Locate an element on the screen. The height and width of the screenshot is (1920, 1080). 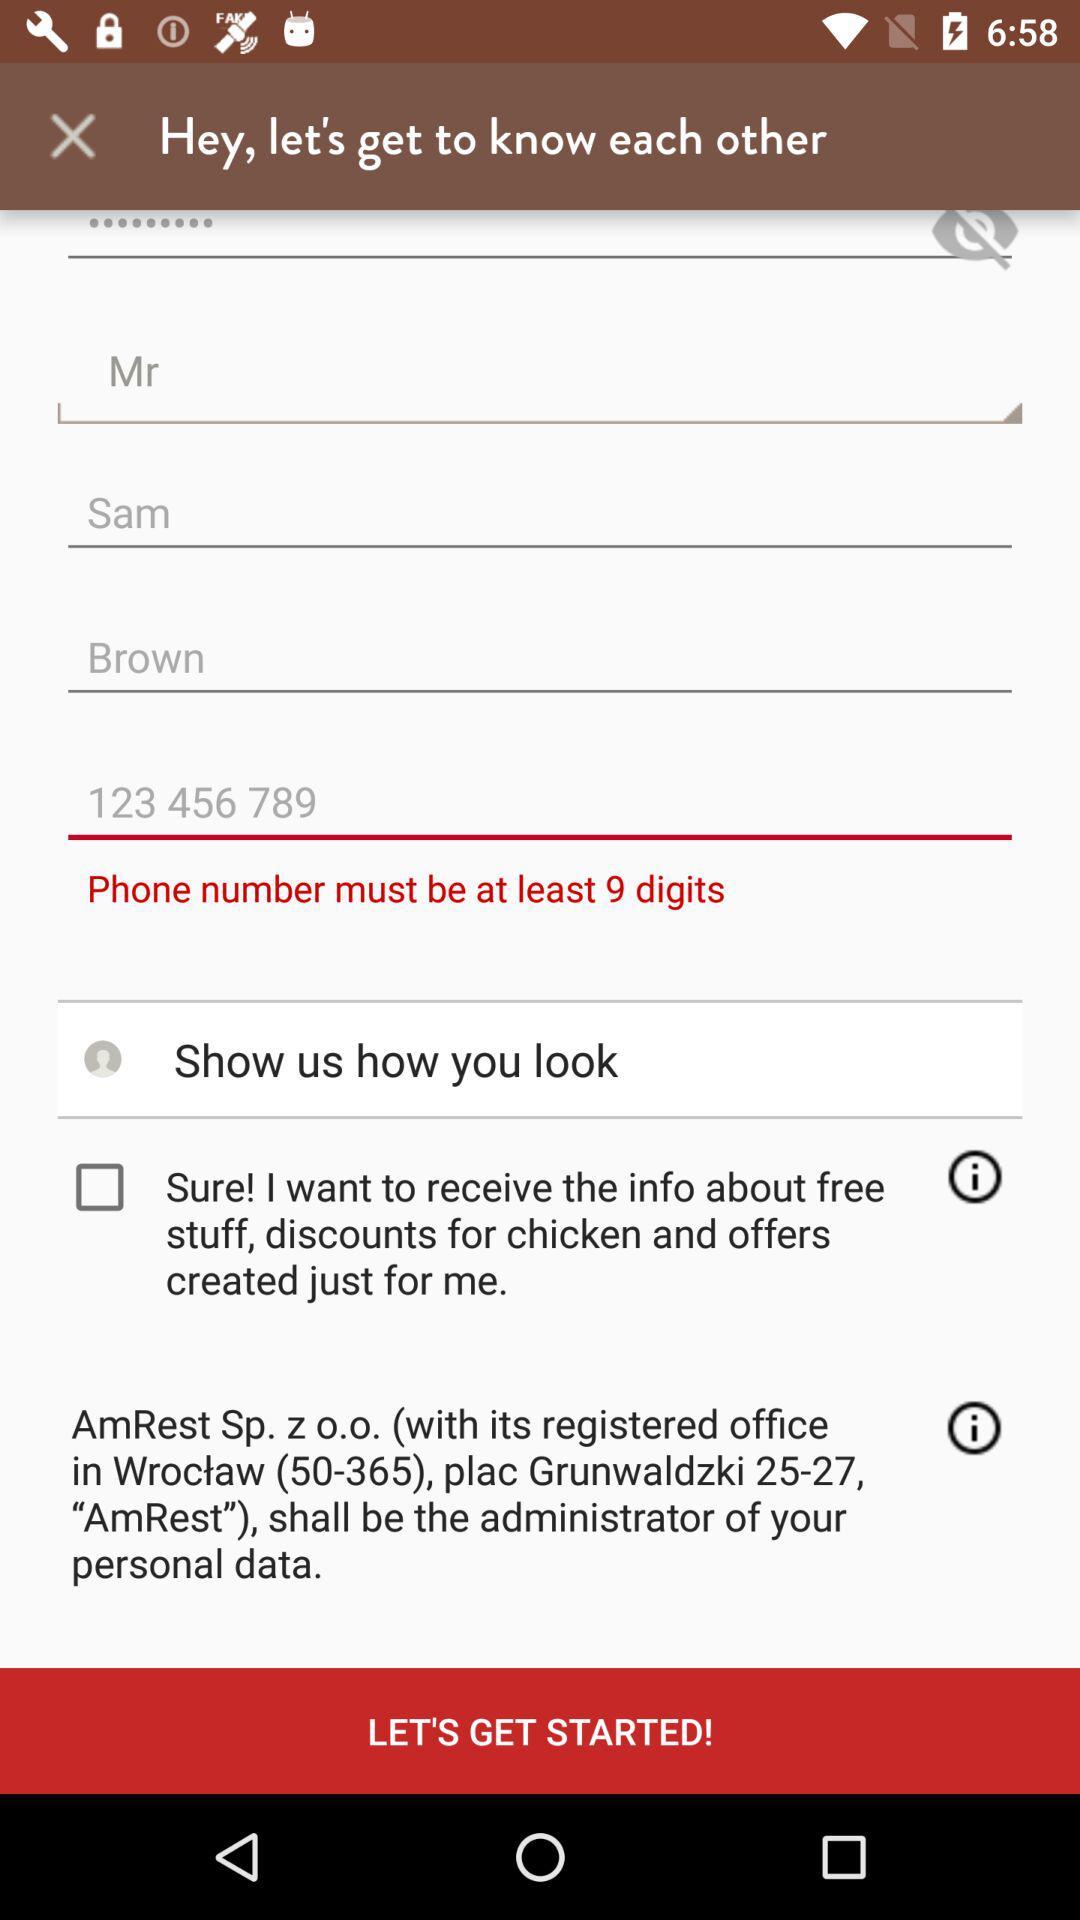
item above the crowd3116 is located at coordinates (72, 135).